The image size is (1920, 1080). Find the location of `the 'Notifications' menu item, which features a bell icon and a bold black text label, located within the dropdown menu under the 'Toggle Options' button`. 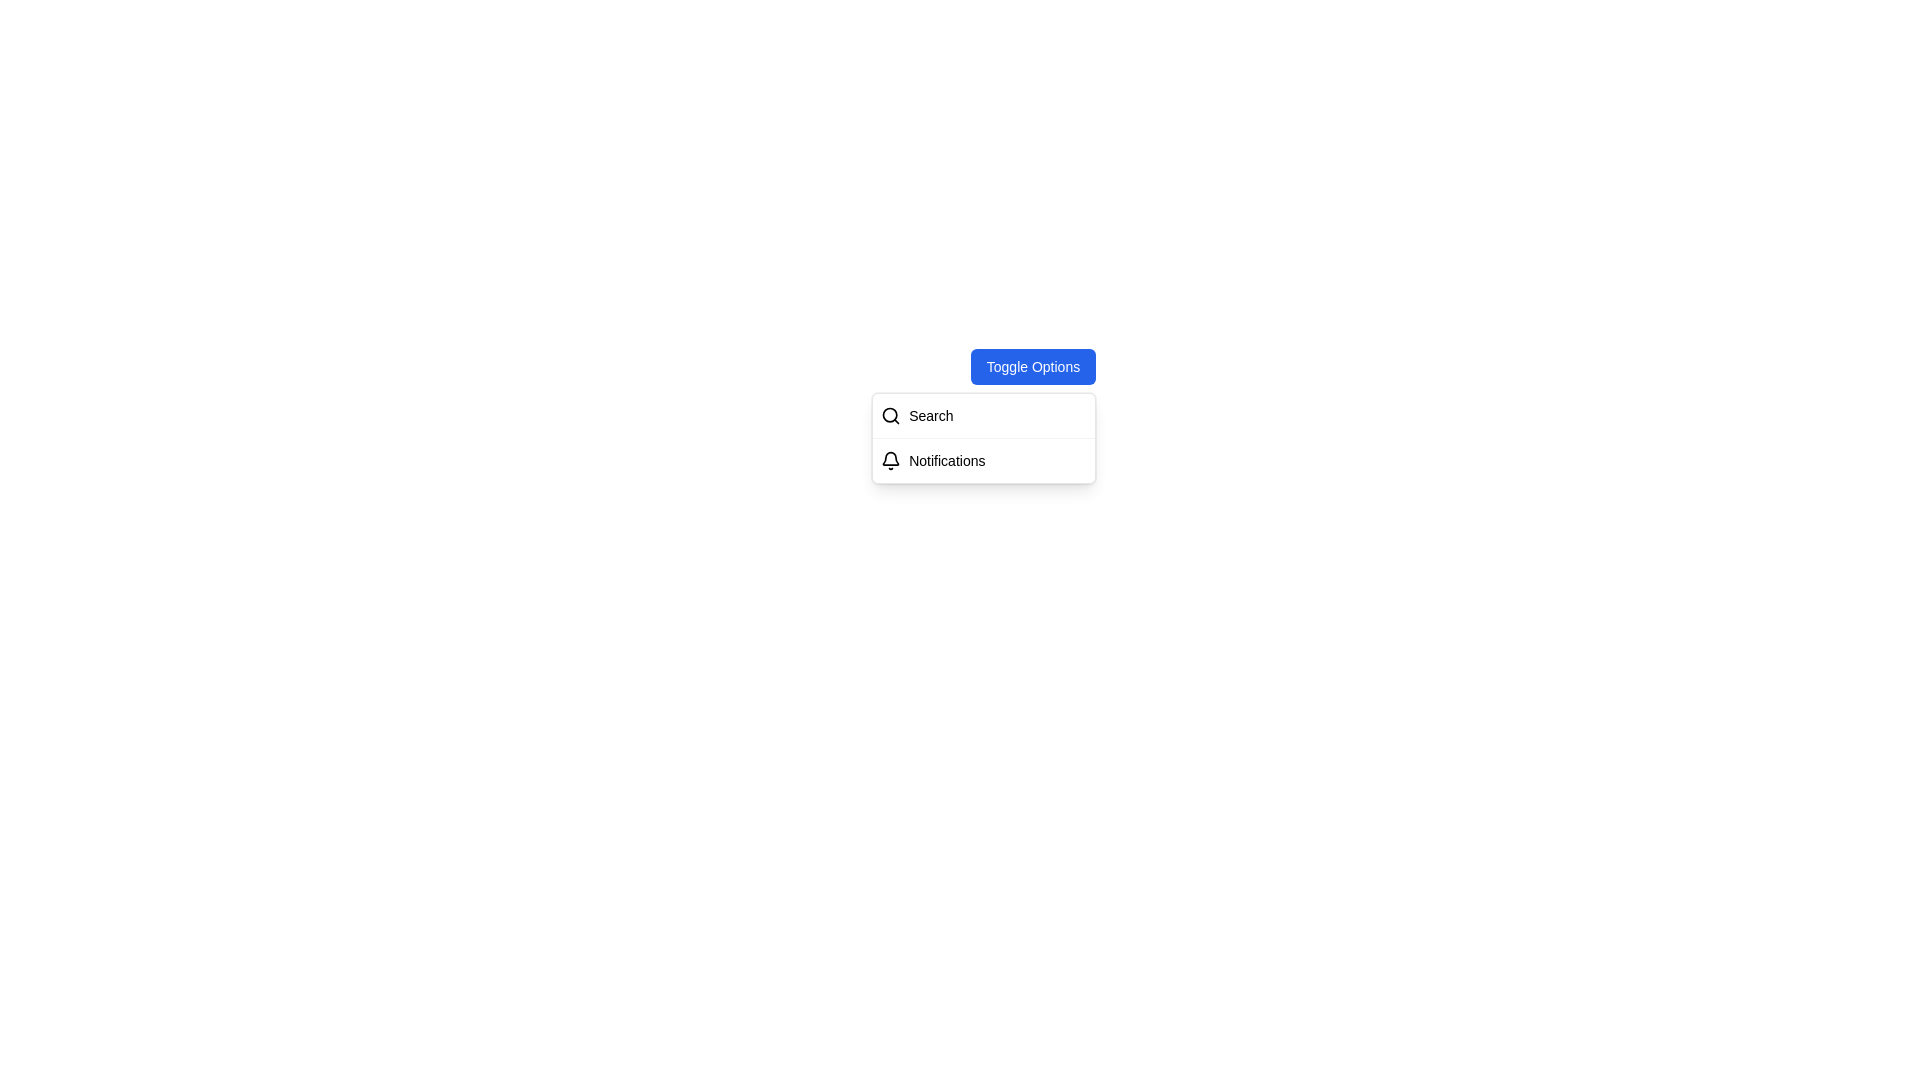

the 'Notifications' menu item, which features a bell icon and a bold black text label, located within the dropdown menu under the 'Toggle Options' button is located at coordinates (984, 461).